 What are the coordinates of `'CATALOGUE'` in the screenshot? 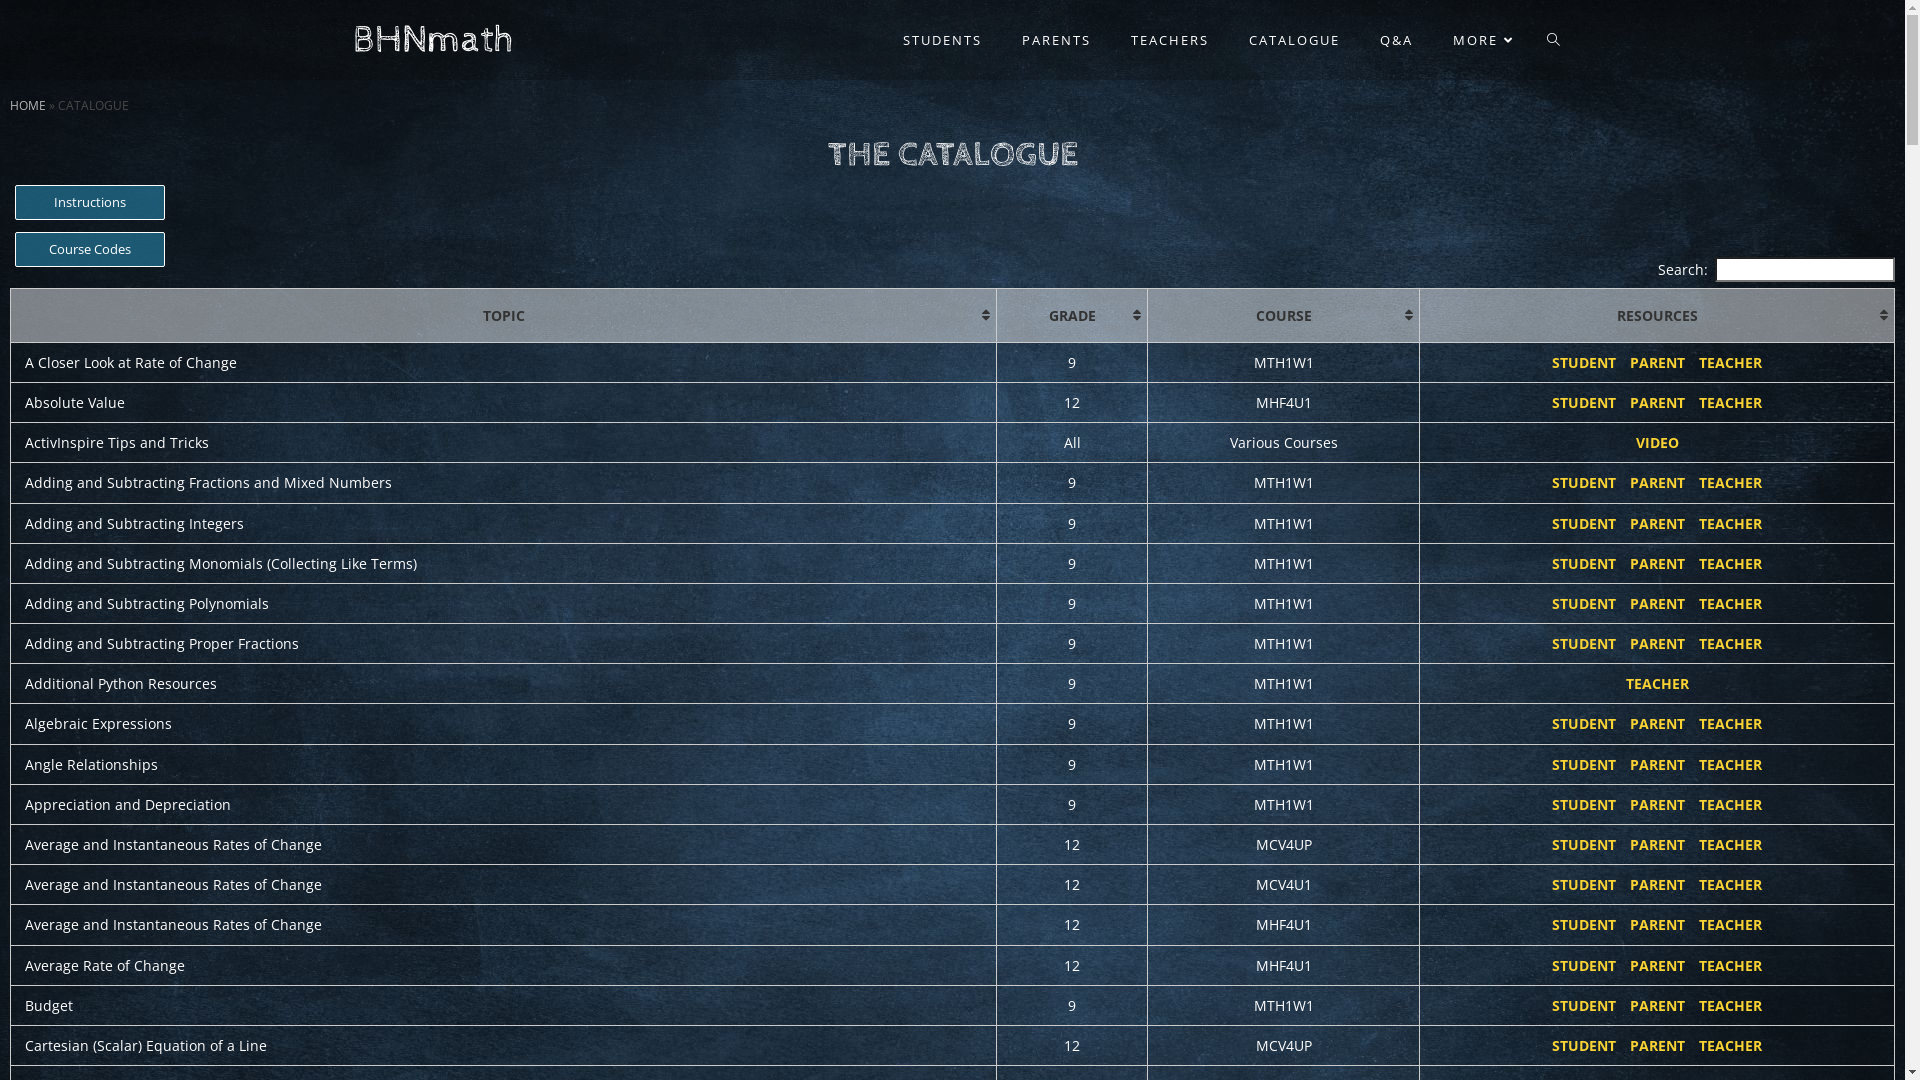 It's located at (1227, 39).